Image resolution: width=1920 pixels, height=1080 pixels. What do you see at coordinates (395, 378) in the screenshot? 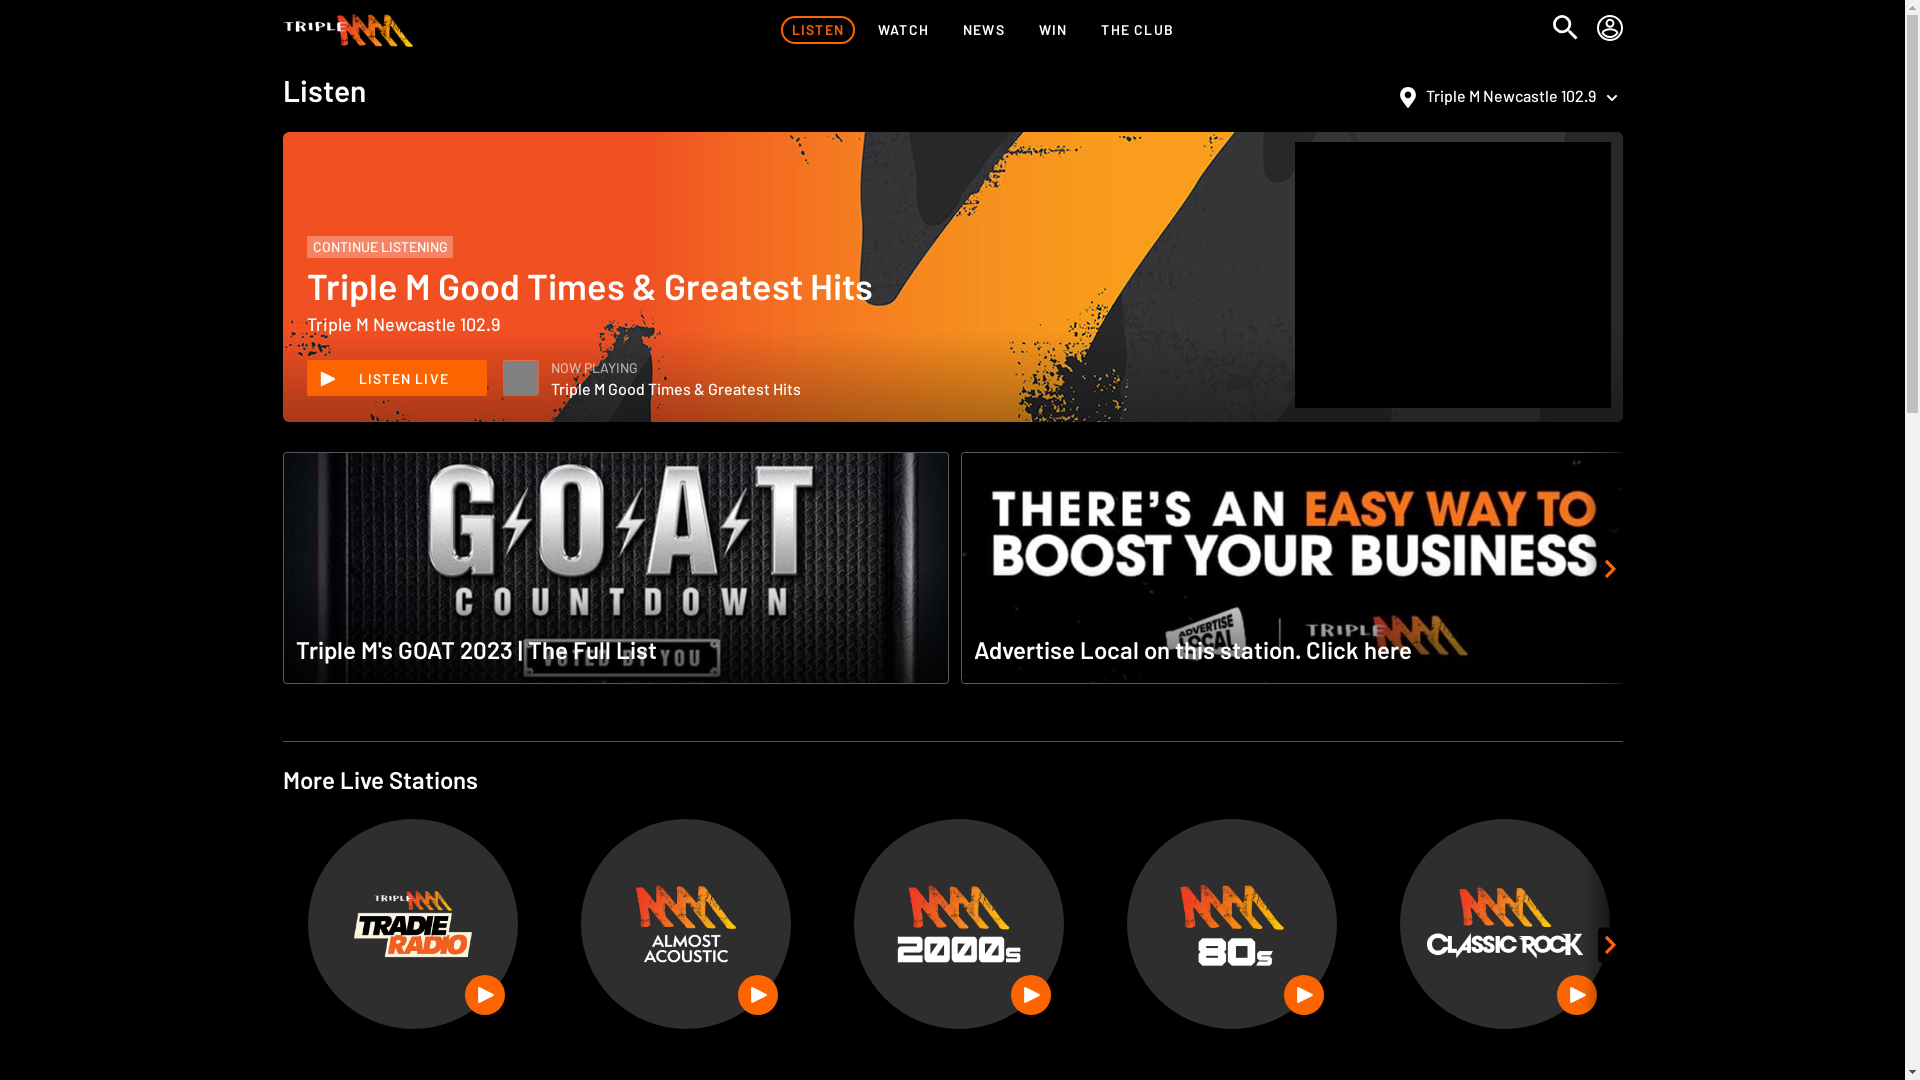
I see `'LISTEN LIVE'` at bounding box center [395, 378].